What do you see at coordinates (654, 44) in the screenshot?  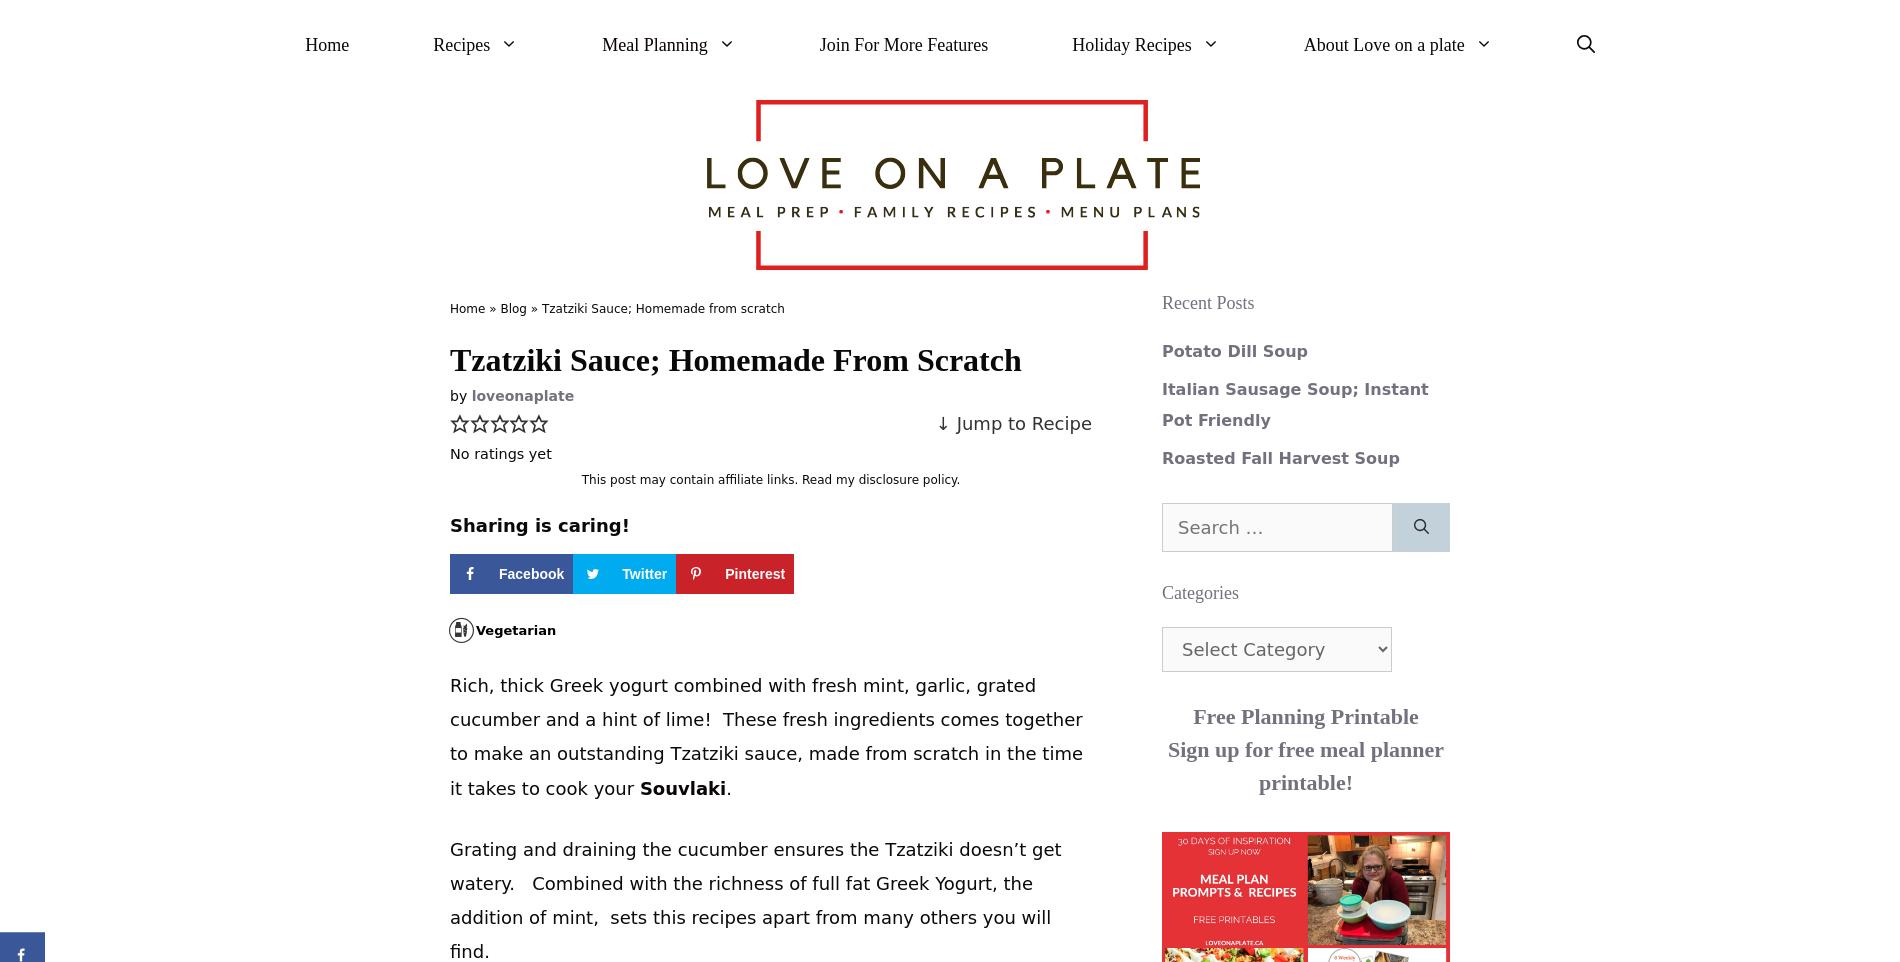 I see `'Meal Planning'` at bounding box center [654, 44].